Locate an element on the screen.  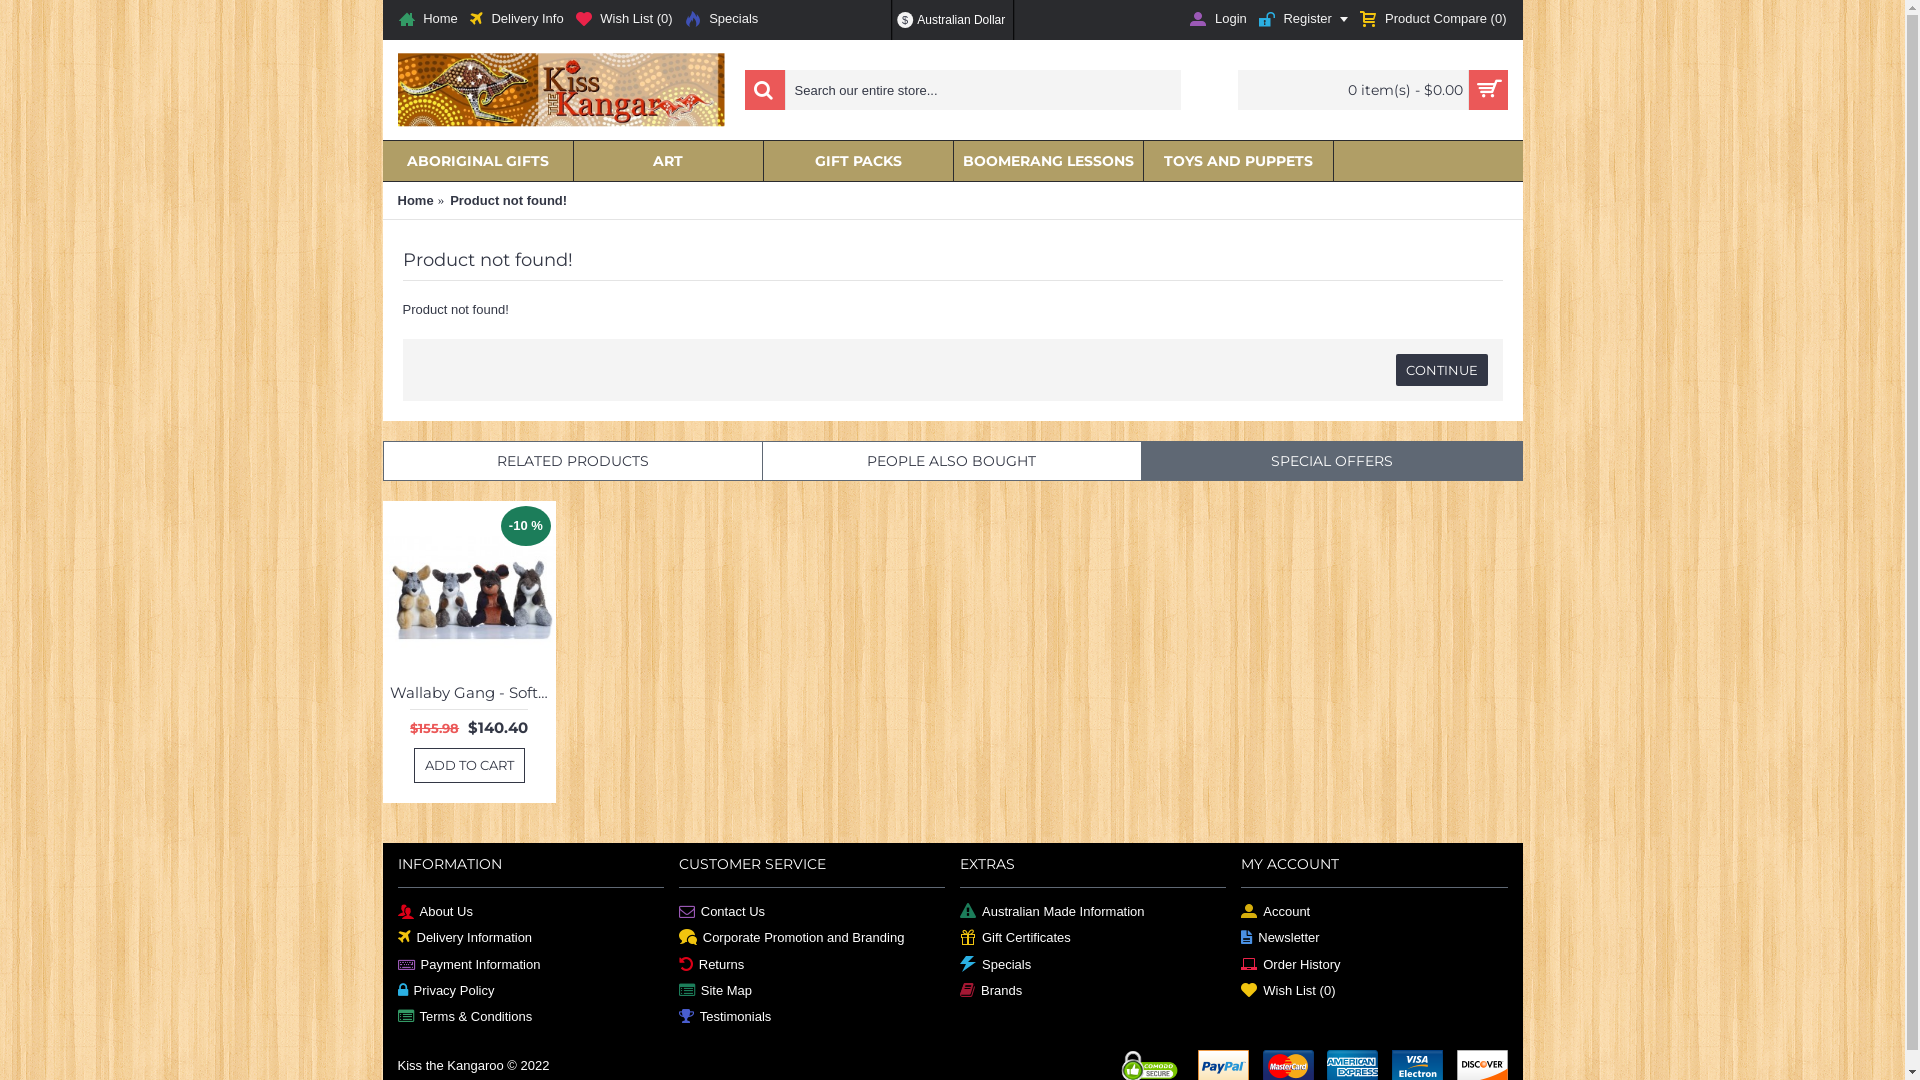
'Register' is located at coordinates (1304, 19).